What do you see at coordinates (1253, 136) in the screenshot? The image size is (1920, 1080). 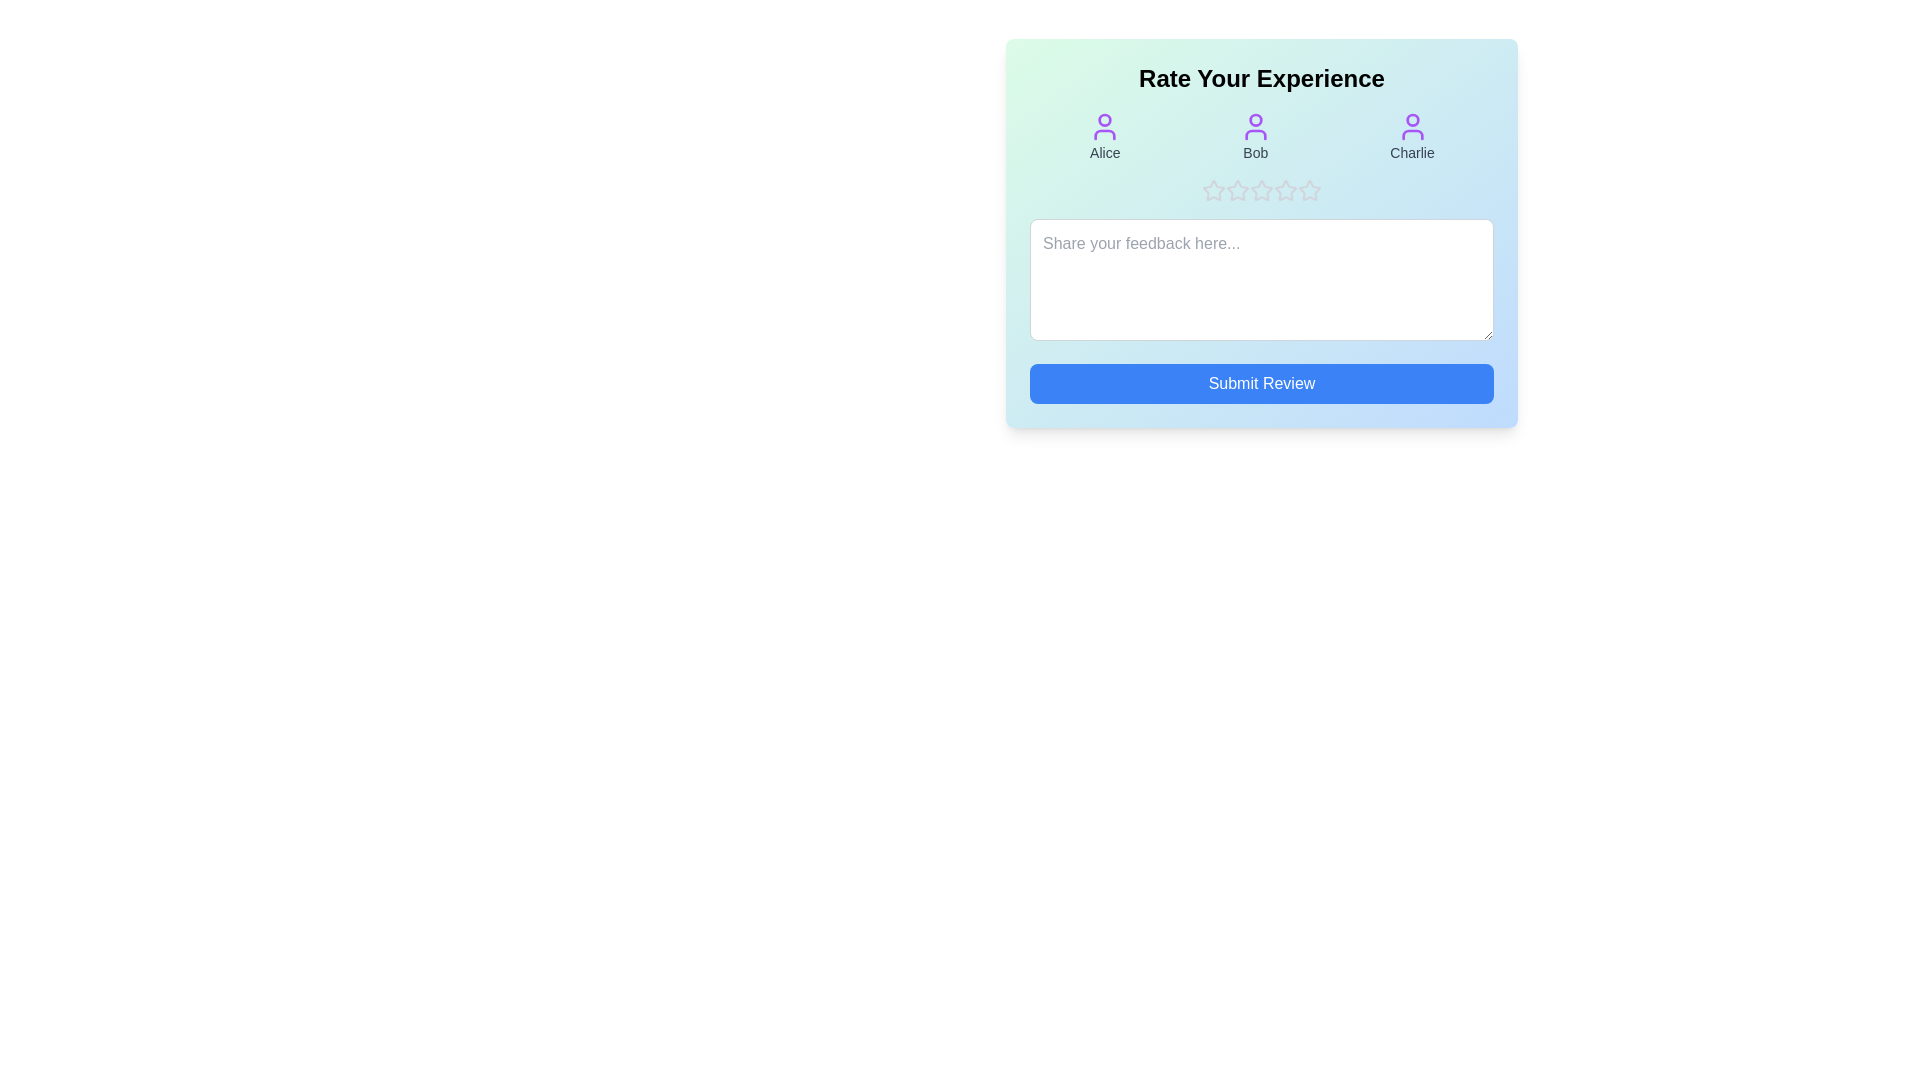 I see `the avatar icon corresponding to Bob to view its details` at bounding box center [1253, 136].